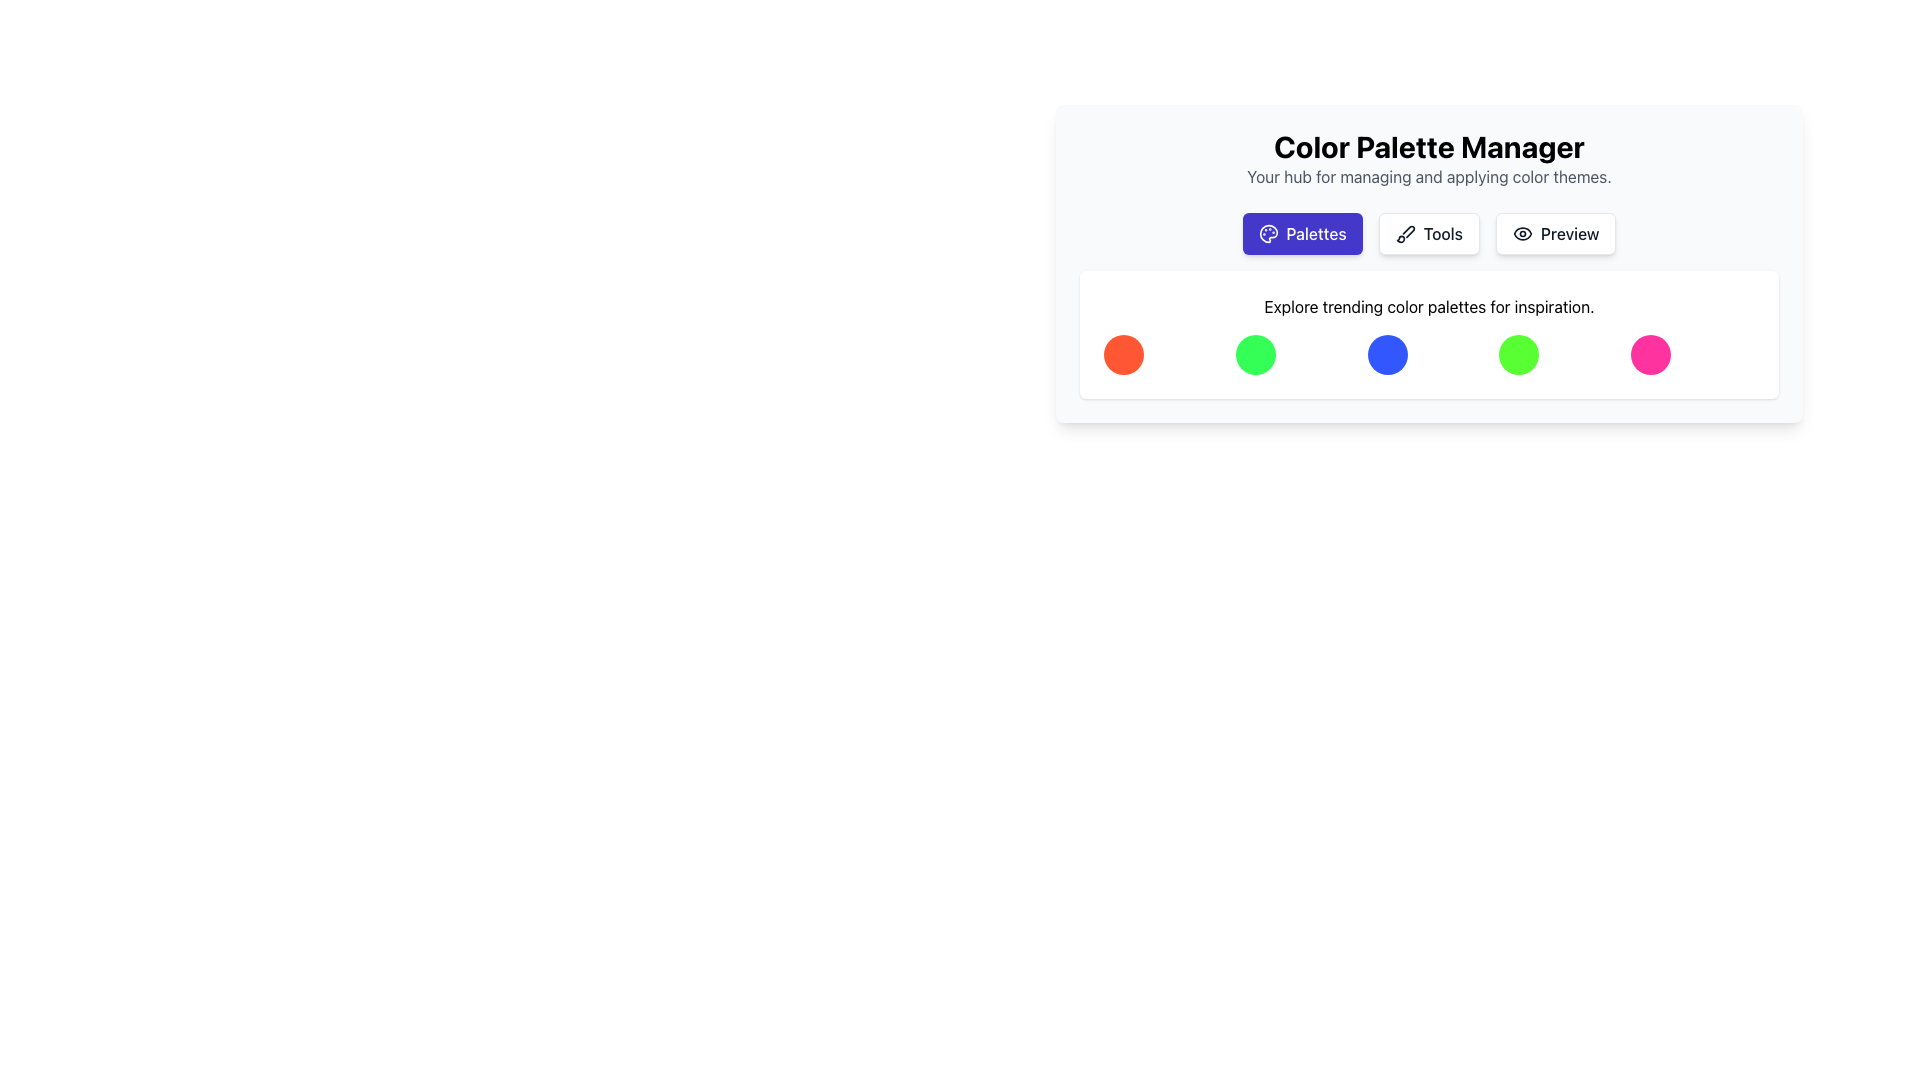 This screenshot has width=1920, height=1080. I want to click on the icon representing a palette, which is the leftmost icon within the 'Palettes' button in the header section of the interface, so click(1267, 233).